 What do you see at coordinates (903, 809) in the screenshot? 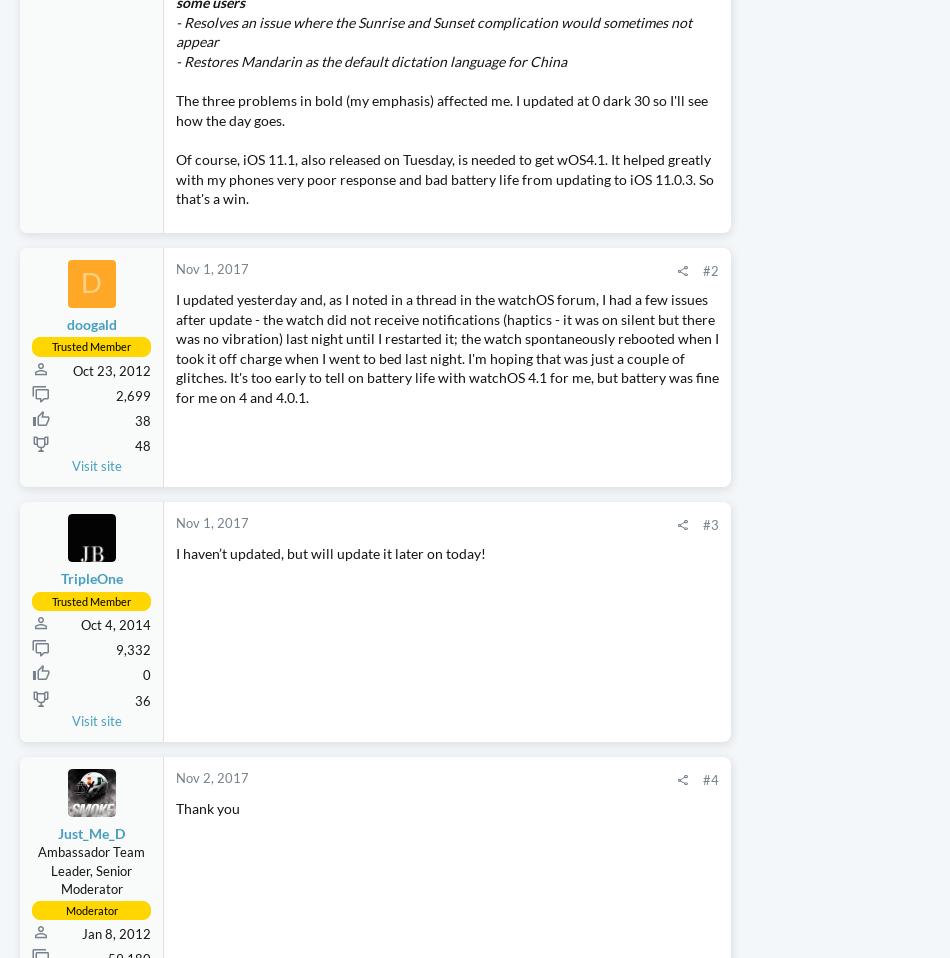
I see `'257,952'` at bounding box center [903, 809].